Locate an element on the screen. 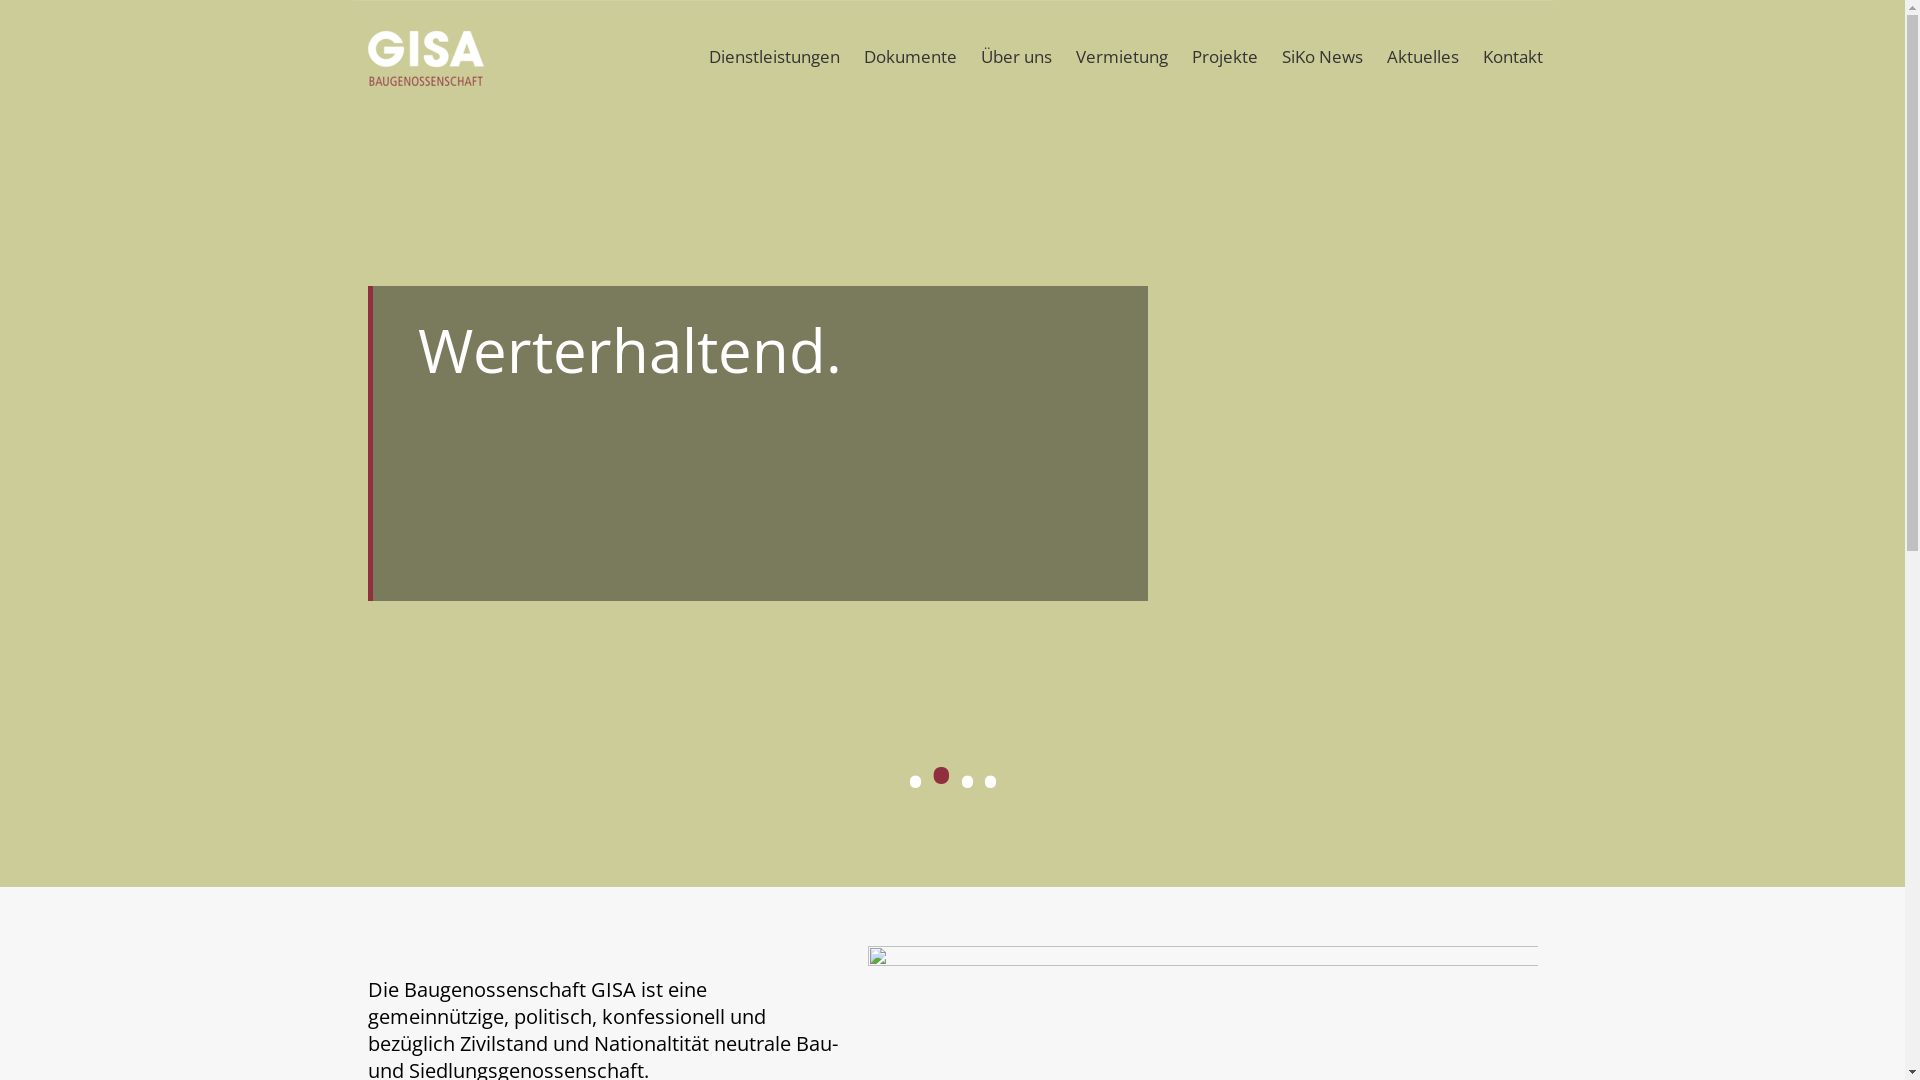 The height and width of the screenshot is (1080, 1920). 'Kontakt' is located at coordinates (1512, 55).